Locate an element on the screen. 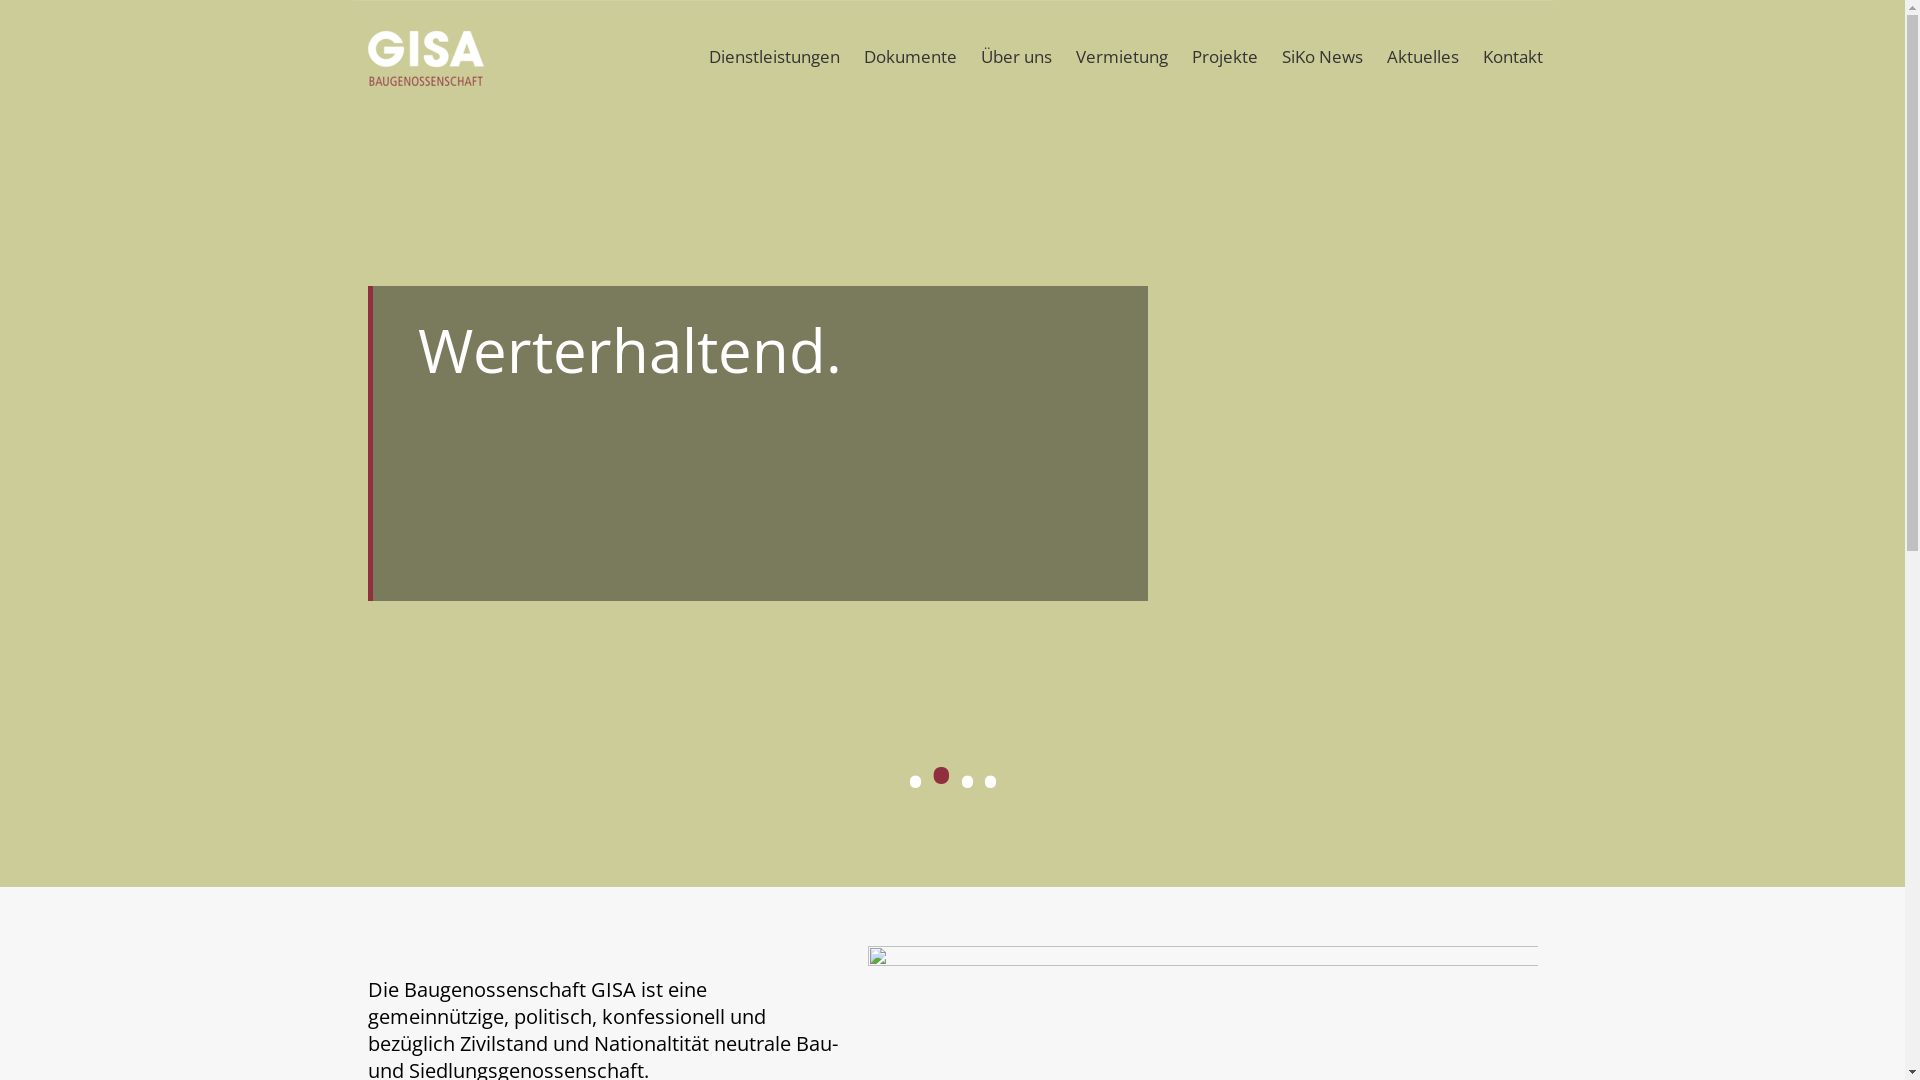 The height and width of the screenshot is (1080, 1920). 'Kontakt' is located at coordinates (1512, 55).